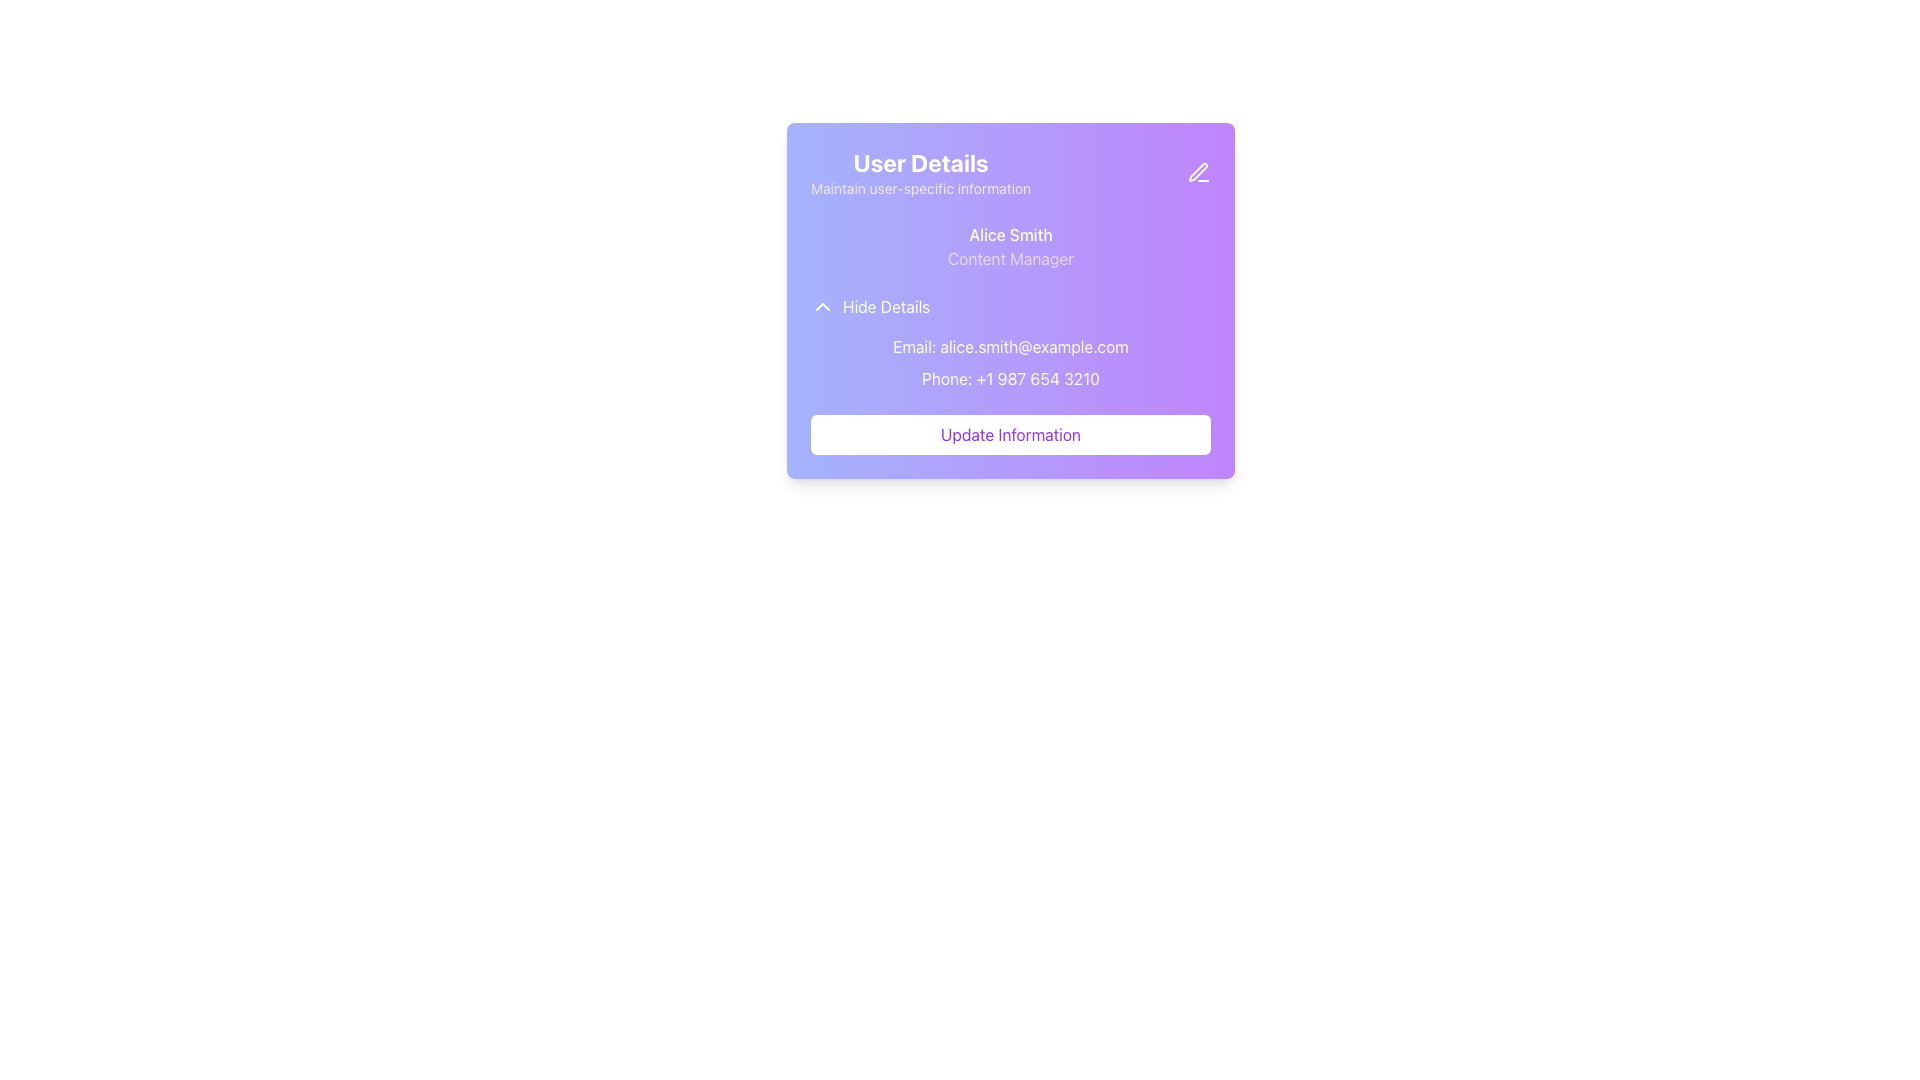 The height and width of the screenshot is (1080, 1920). Describe the element at coordinates (1011, 346) in the screenshot. I see `email address displayed in the static text element located above the phone number element` at that location.